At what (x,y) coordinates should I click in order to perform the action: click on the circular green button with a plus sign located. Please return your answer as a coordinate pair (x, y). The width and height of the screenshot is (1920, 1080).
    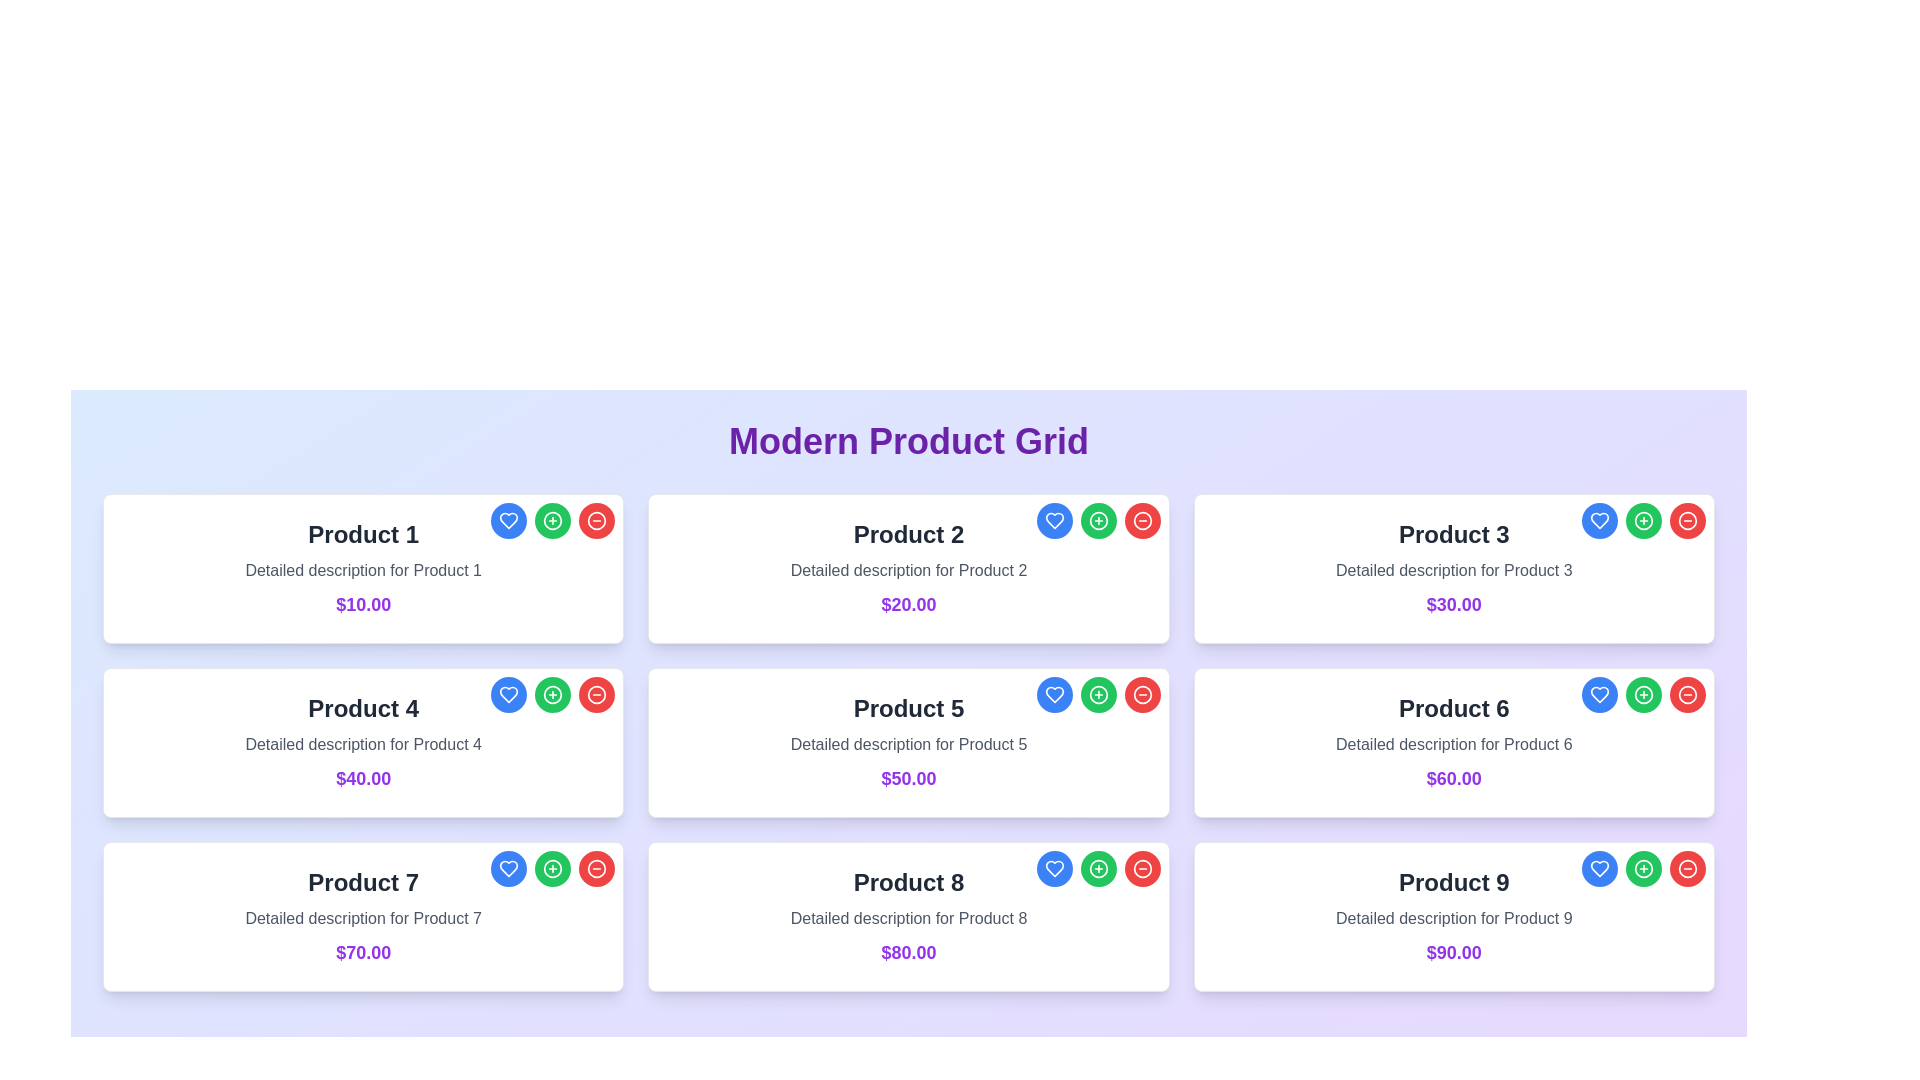
    Looking at the image, I should click on (553, 693).